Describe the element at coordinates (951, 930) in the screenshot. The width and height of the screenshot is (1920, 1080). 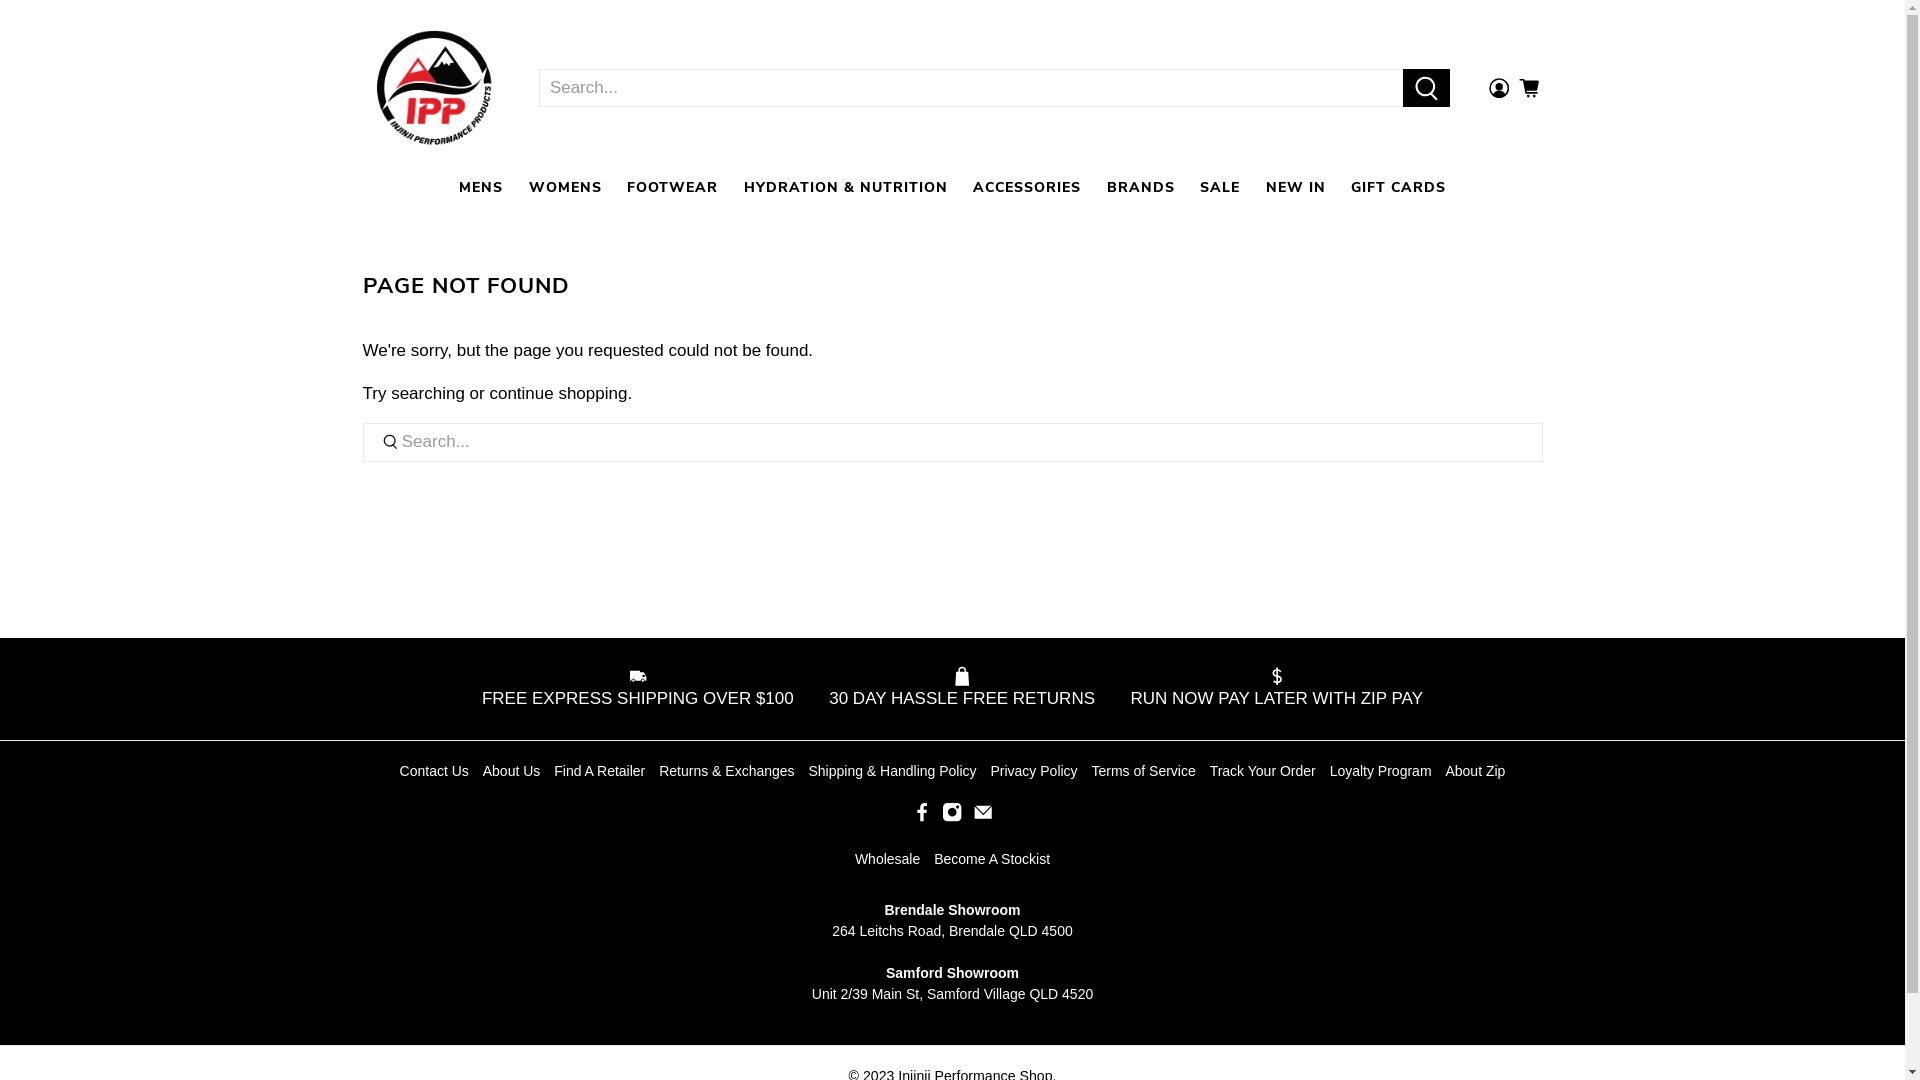
I see `'264 Leitchs Road, Brendale QLD 4500'` at that location.